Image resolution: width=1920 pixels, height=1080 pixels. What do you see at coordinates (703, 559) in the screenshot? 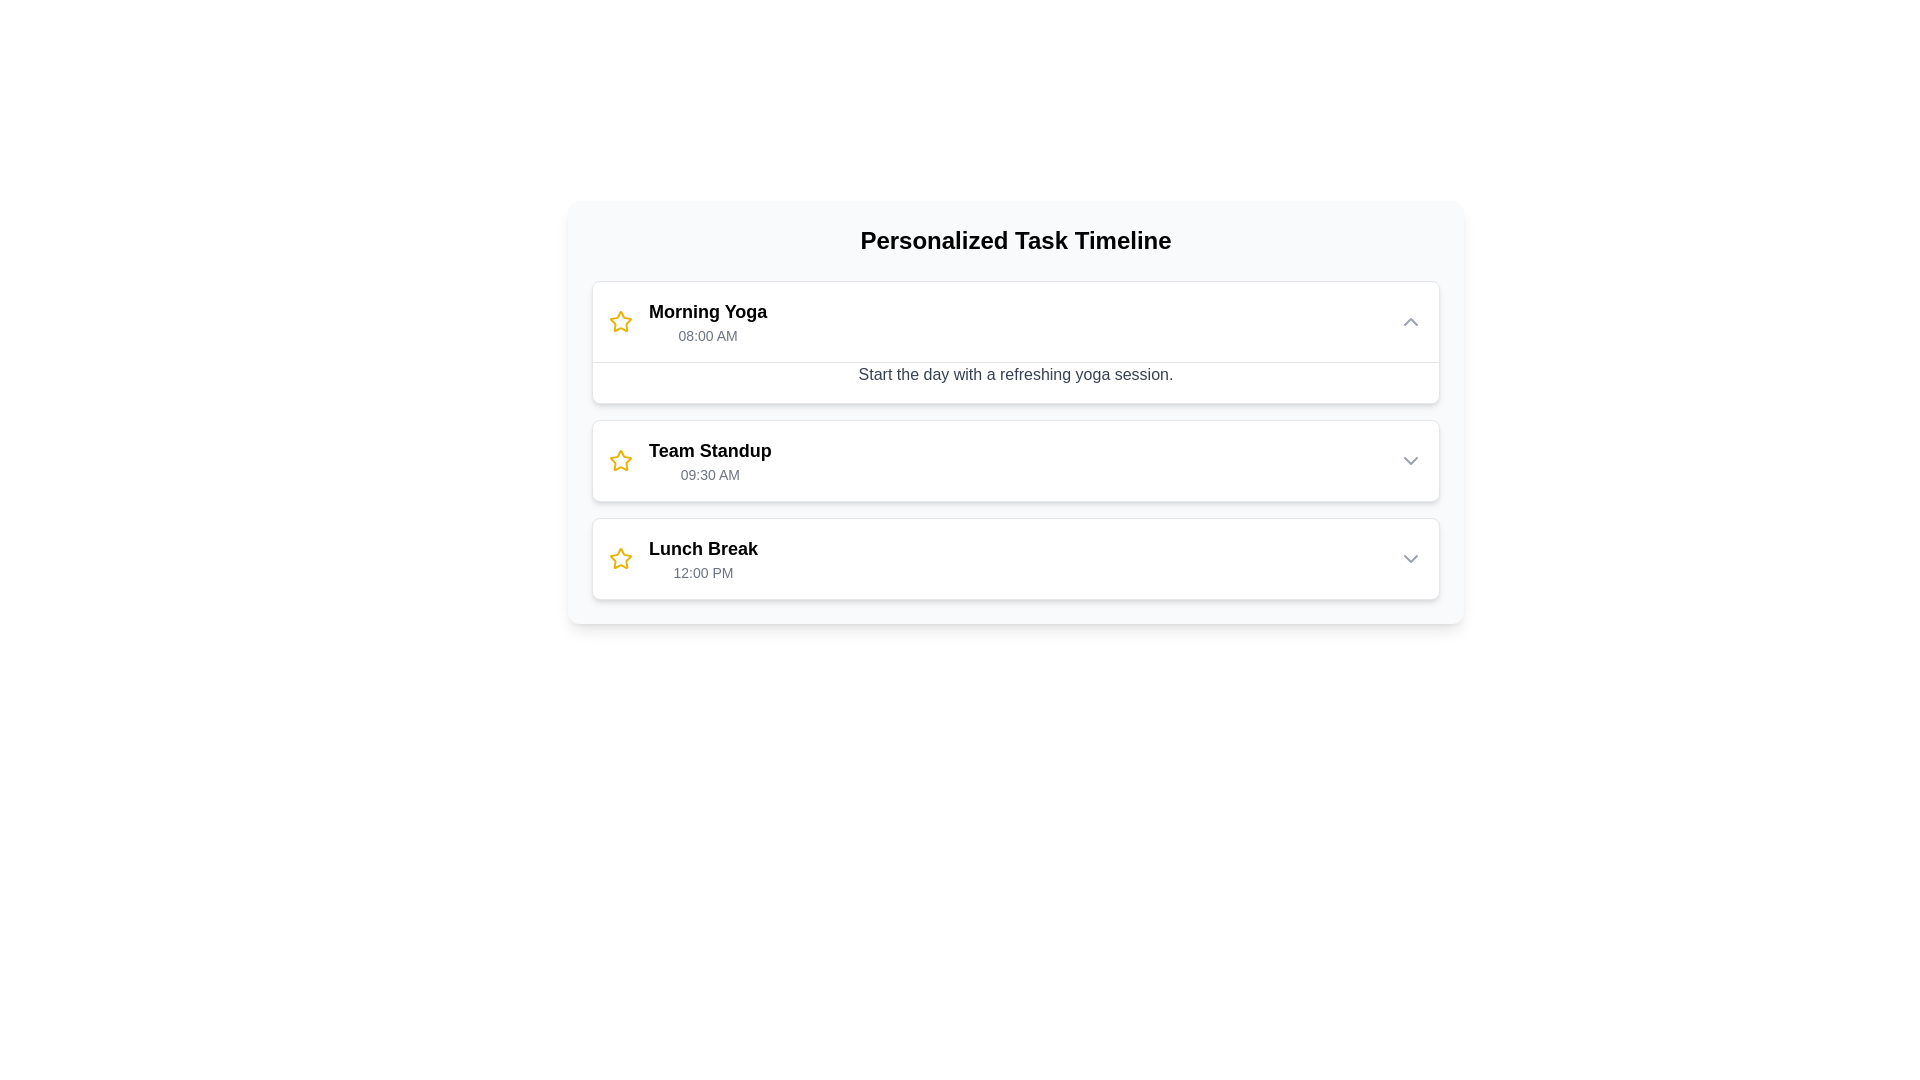
I see `text content displayed in the bottom-most task entry labeled 'Lunch Break' with a time slot of '12:00 PM'` at bounding box center [703, 559].